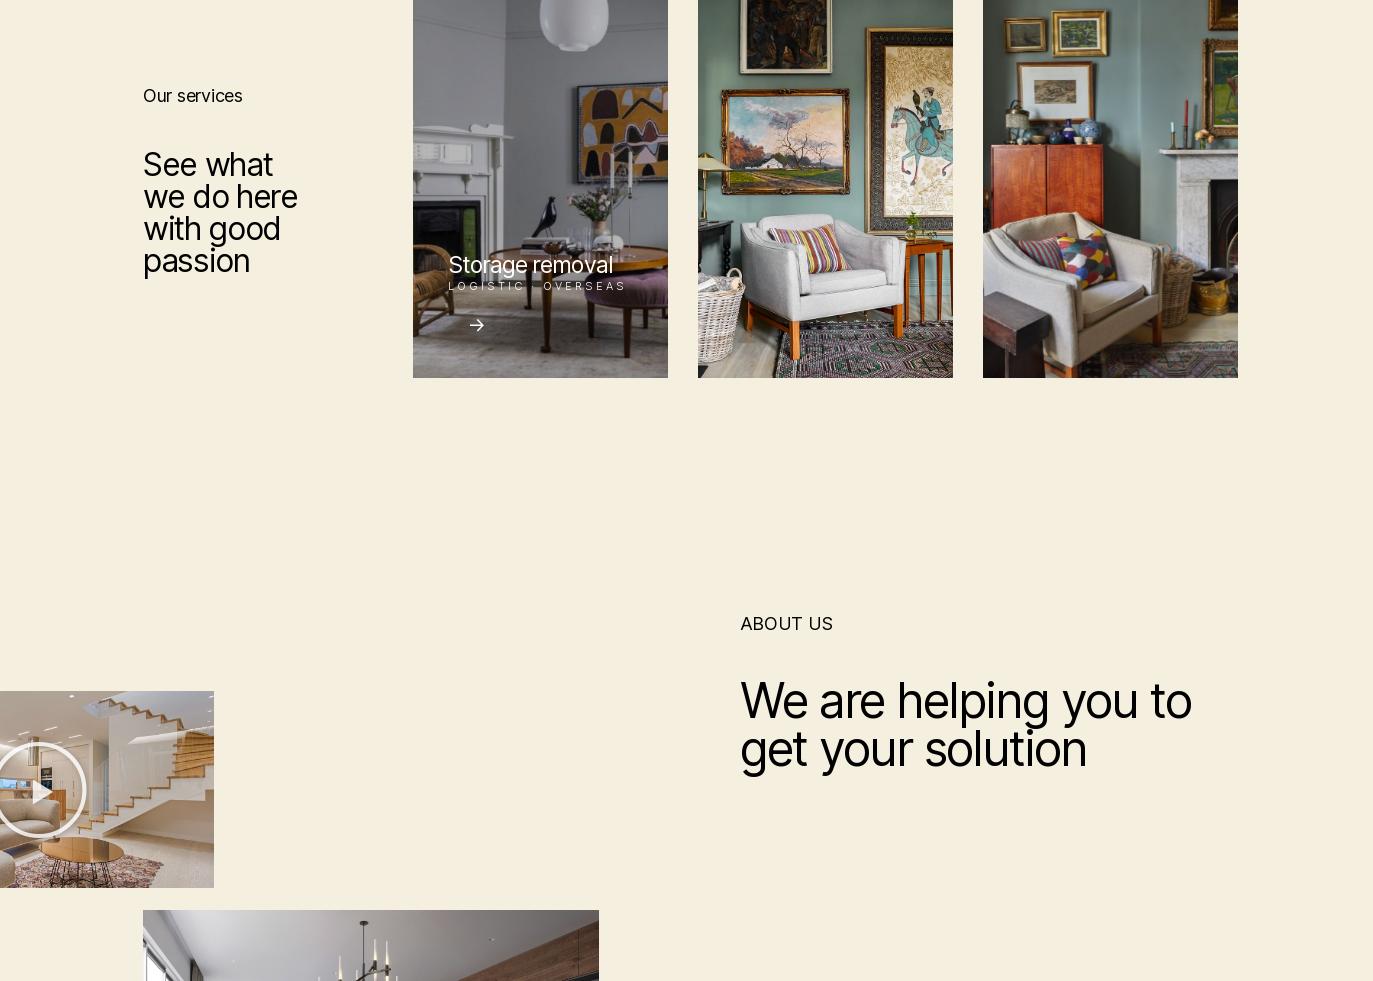  I want to click on 'WPTB', so click(178, 968).